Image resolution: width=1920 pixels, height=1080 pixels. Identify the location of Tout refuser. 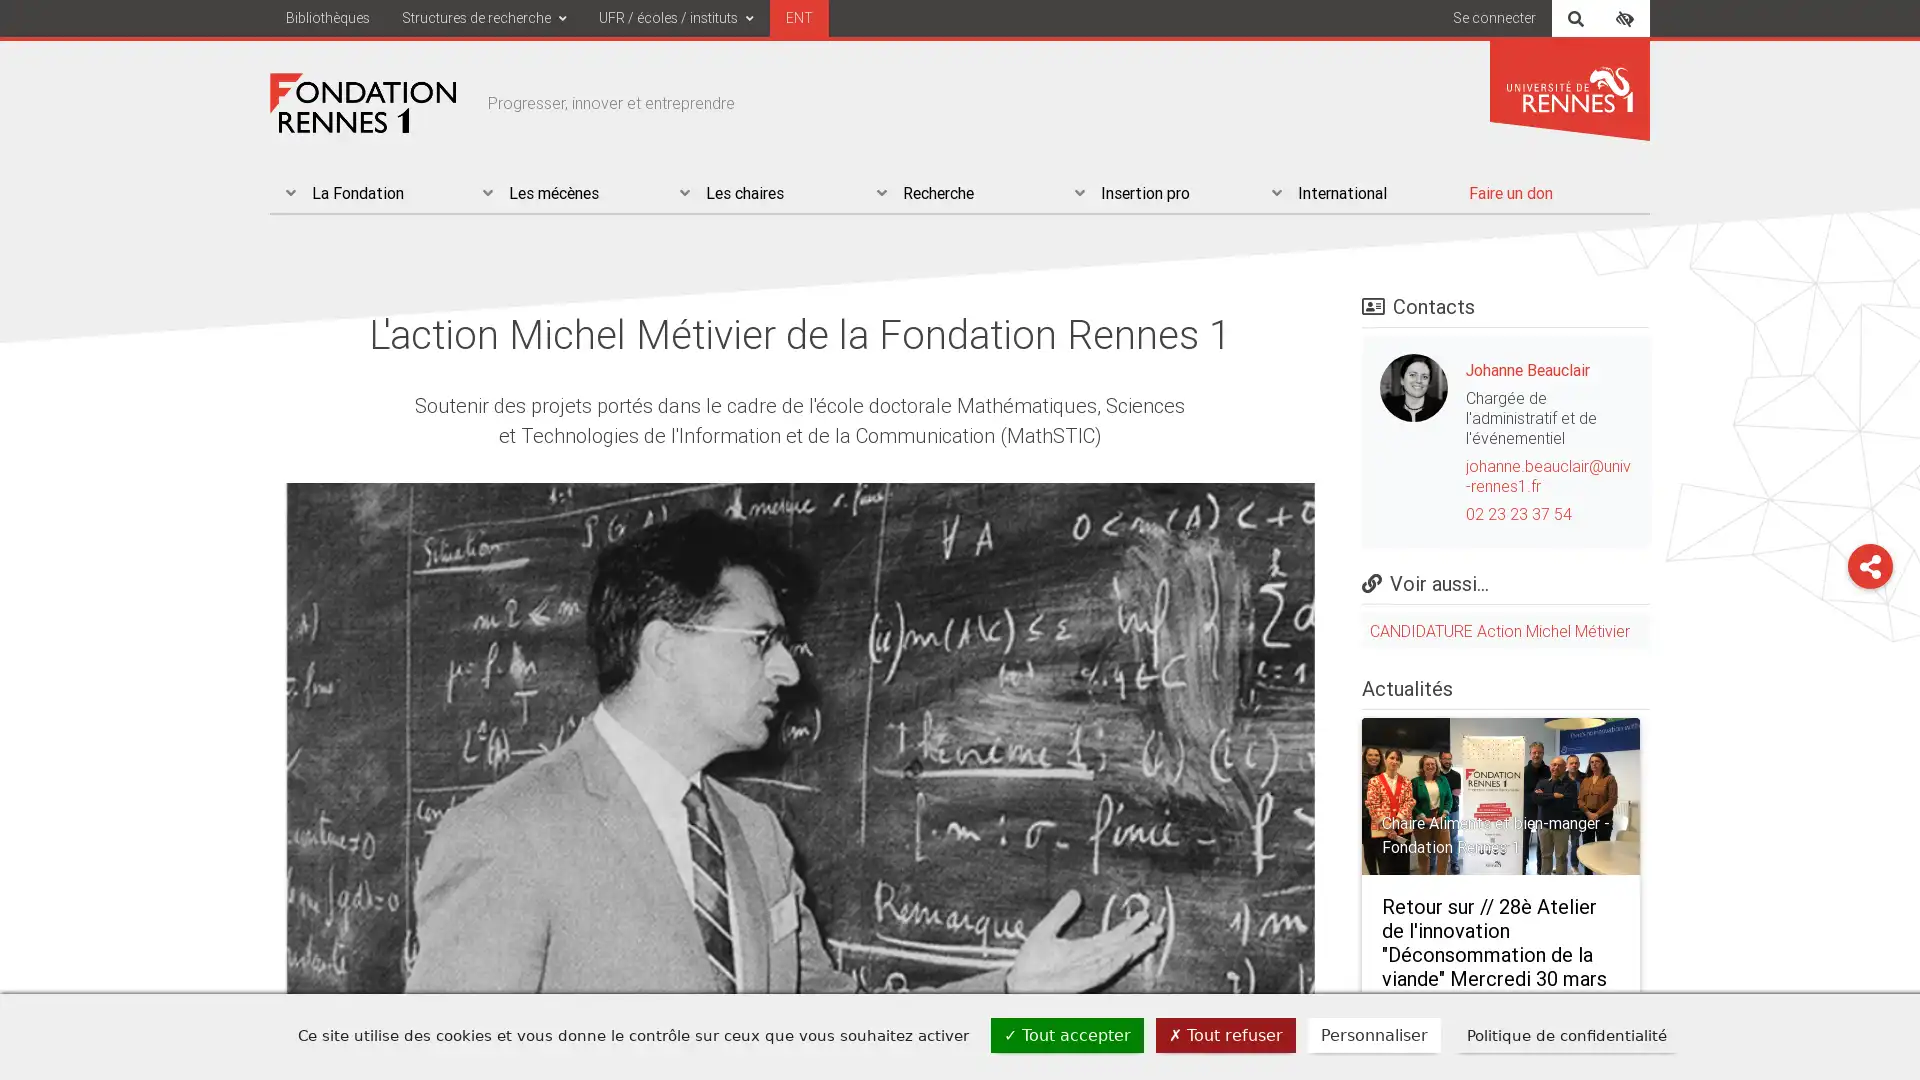
(1224, 1034).